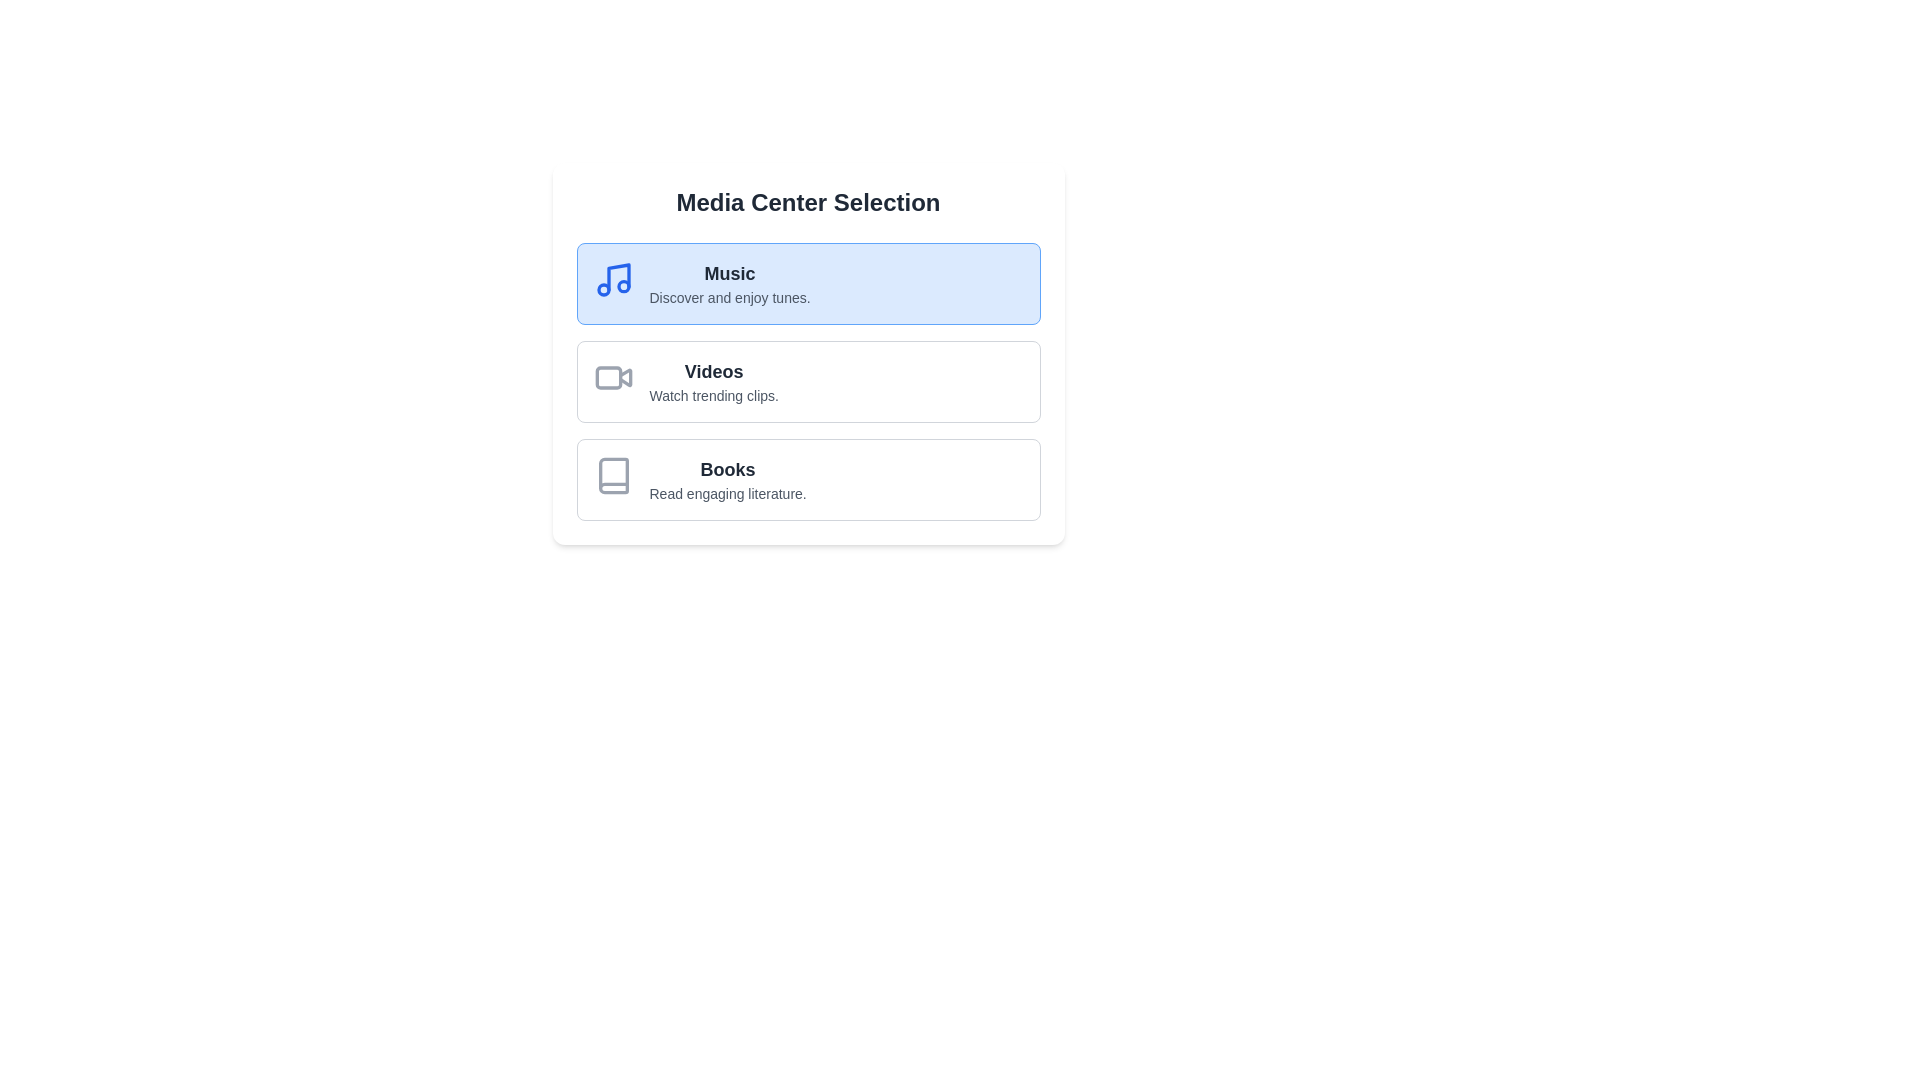  I want to click on descriptive tagline text for the 'Music' category, which is positioned directly below the 'Music' label in the media options list, so click(728, 297).